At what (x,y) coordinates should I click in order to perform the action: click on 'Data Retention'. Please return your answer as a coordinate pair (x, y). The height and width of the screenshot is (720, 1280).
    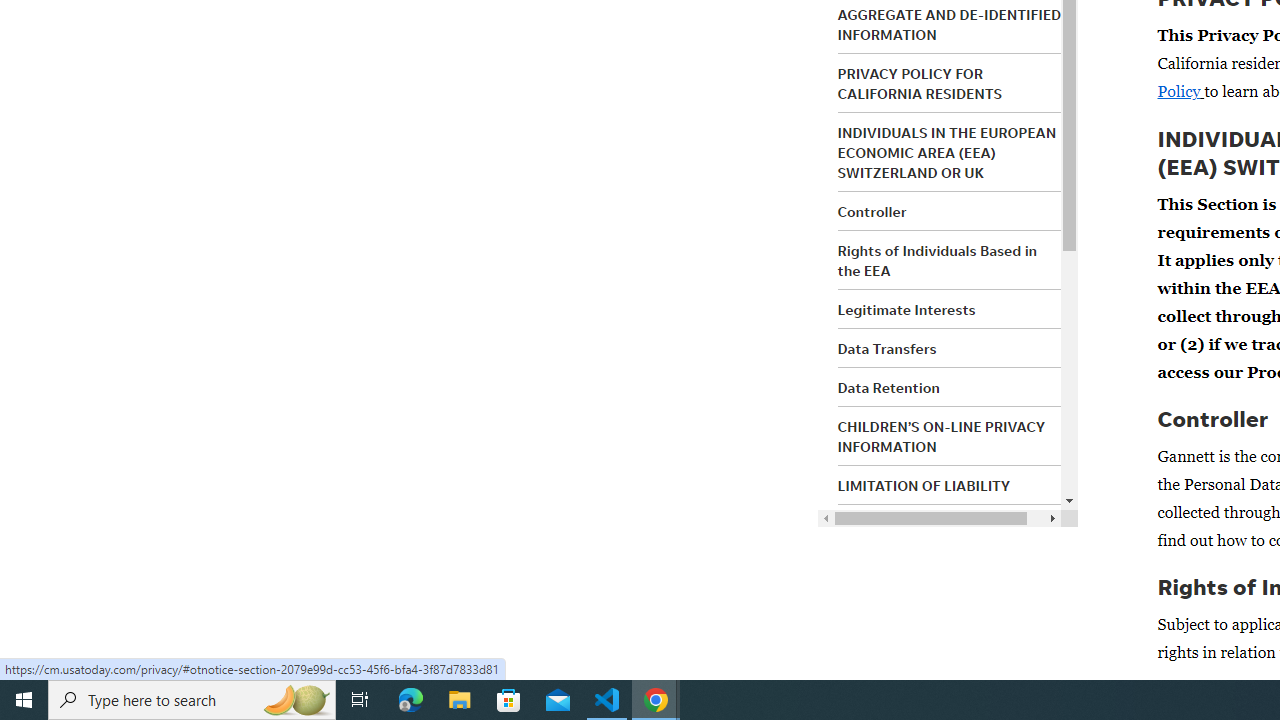
    Looking at the image, I should click on (887, 387).